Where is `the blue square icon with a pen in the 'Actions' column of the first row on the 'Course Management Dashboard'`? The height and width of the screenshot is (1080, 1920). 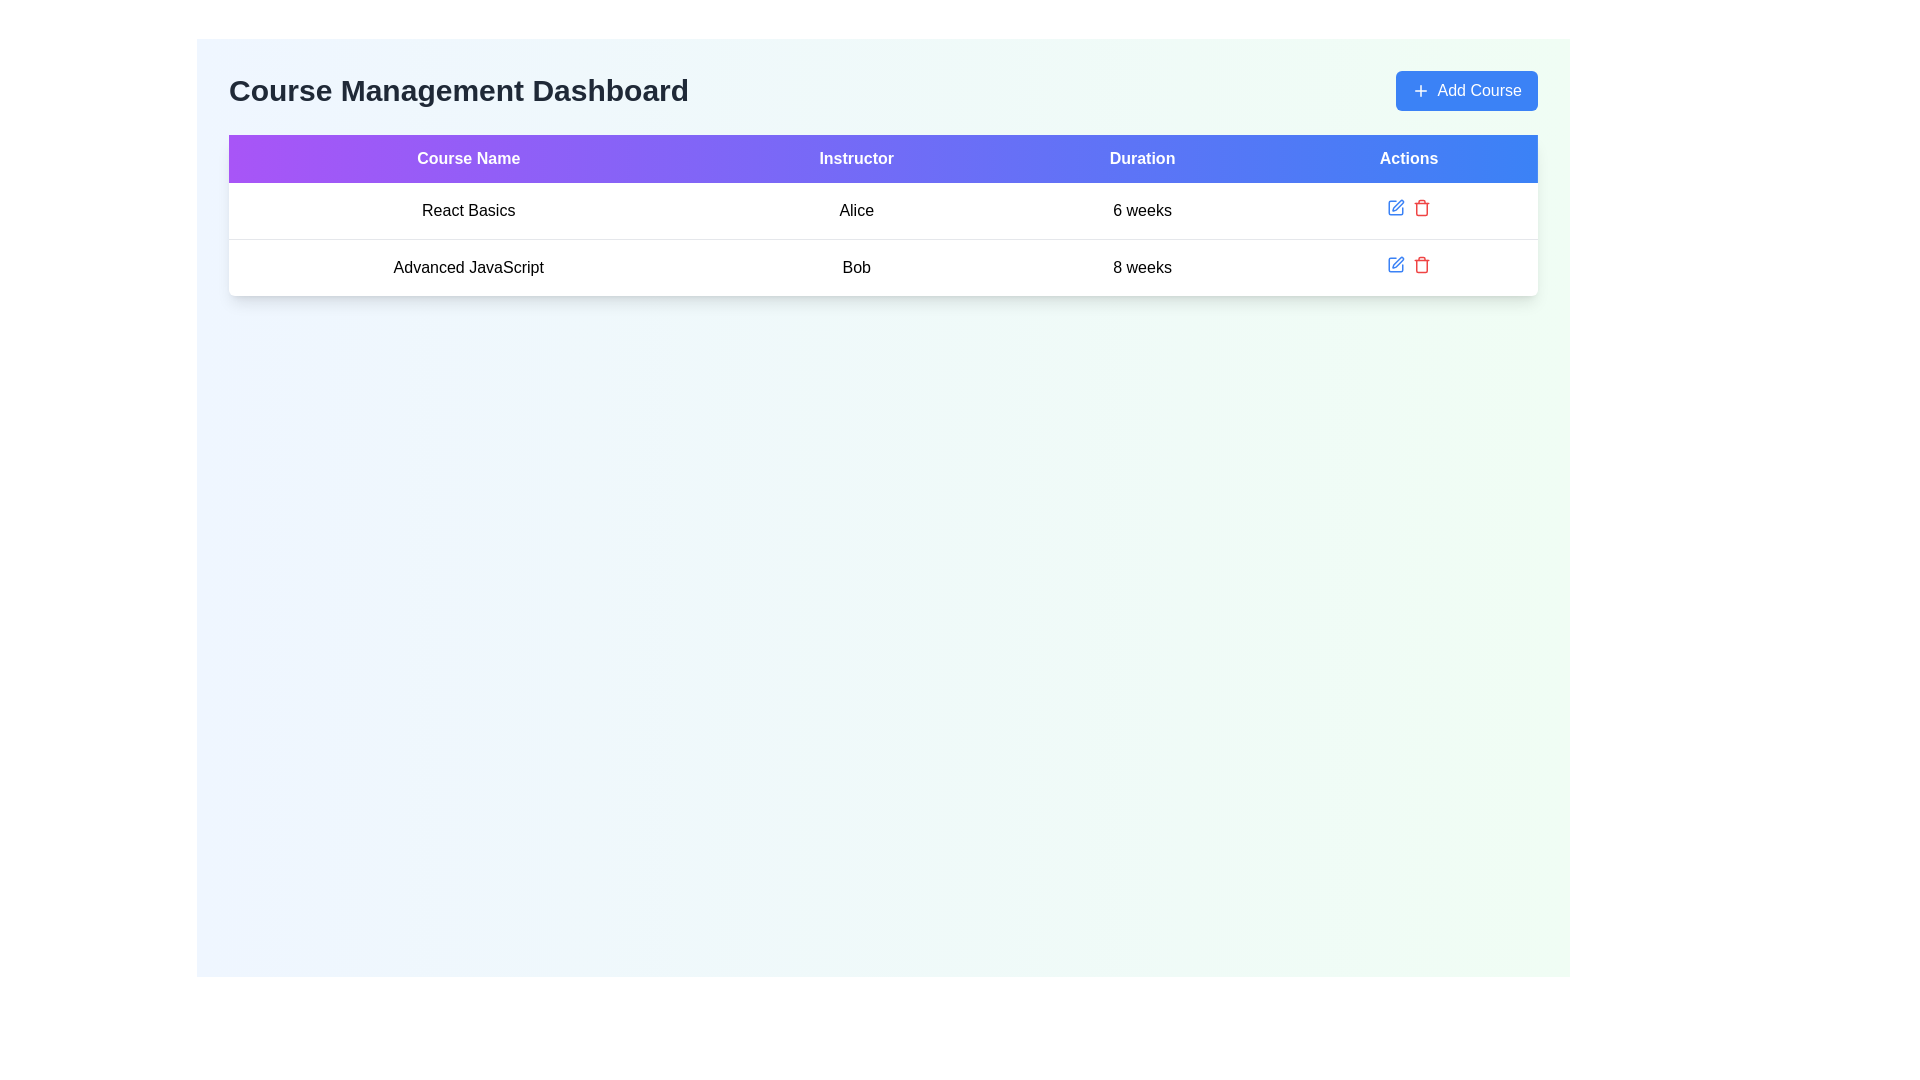
the blue square icon with a pen in the 'Actions' column of the first row on the 'Course Management Dashboard' is located at coordinates (1395, 208).